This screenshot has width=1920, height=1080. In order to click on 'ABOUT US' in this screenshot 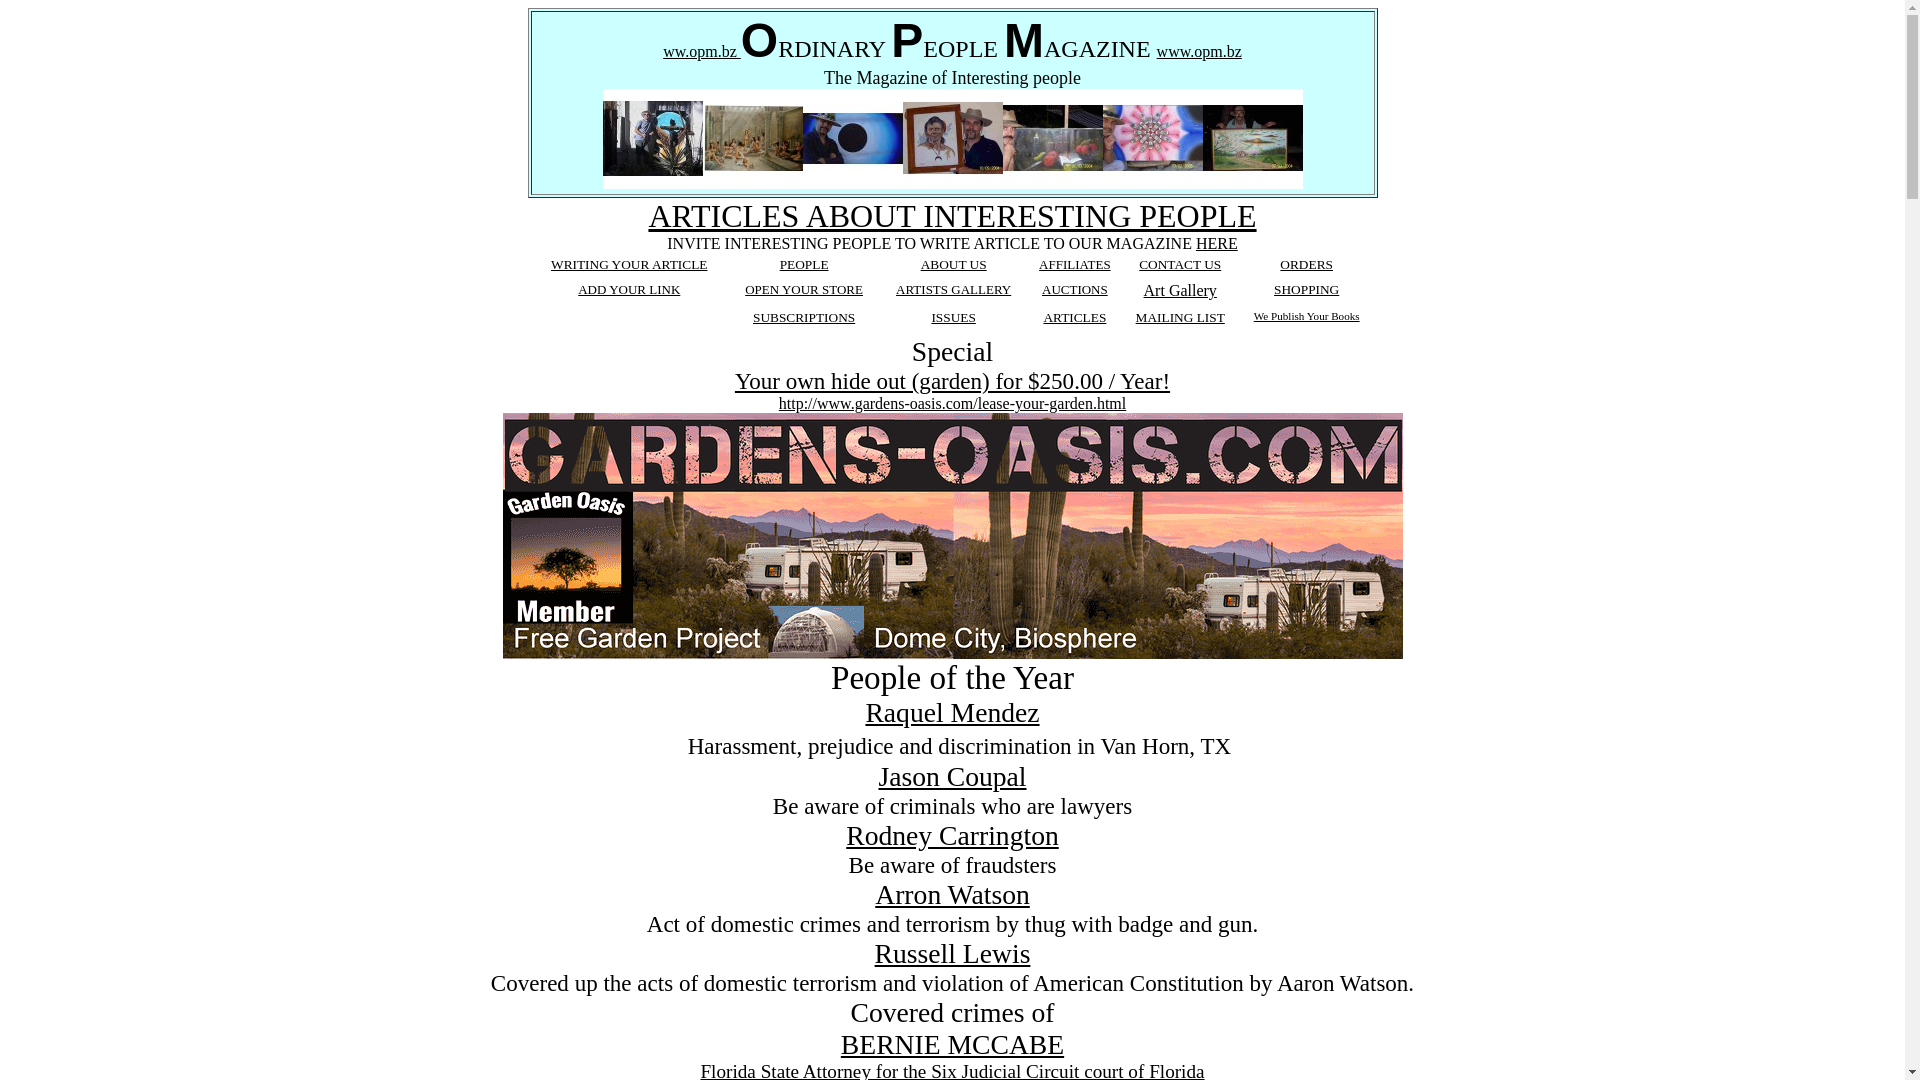, I will do `click(953, 263)`.